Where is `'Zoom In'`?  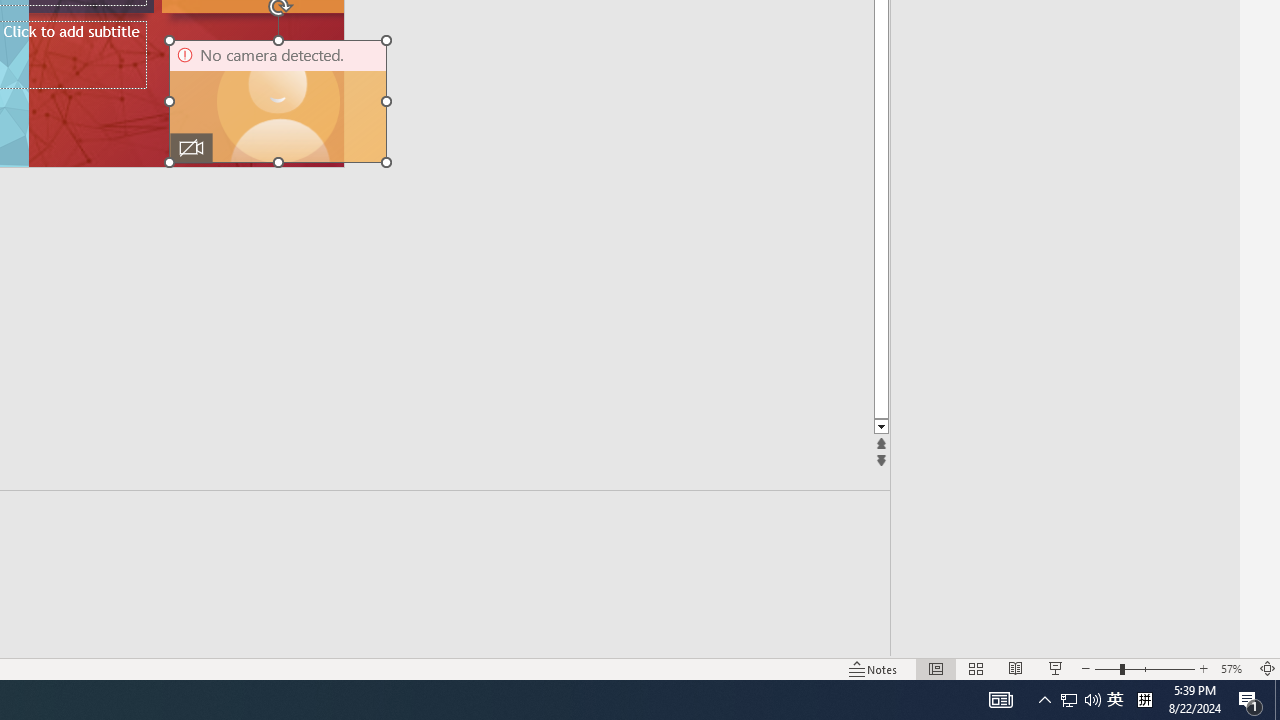 'Zoom In' is located at coordinates (1203, 669).